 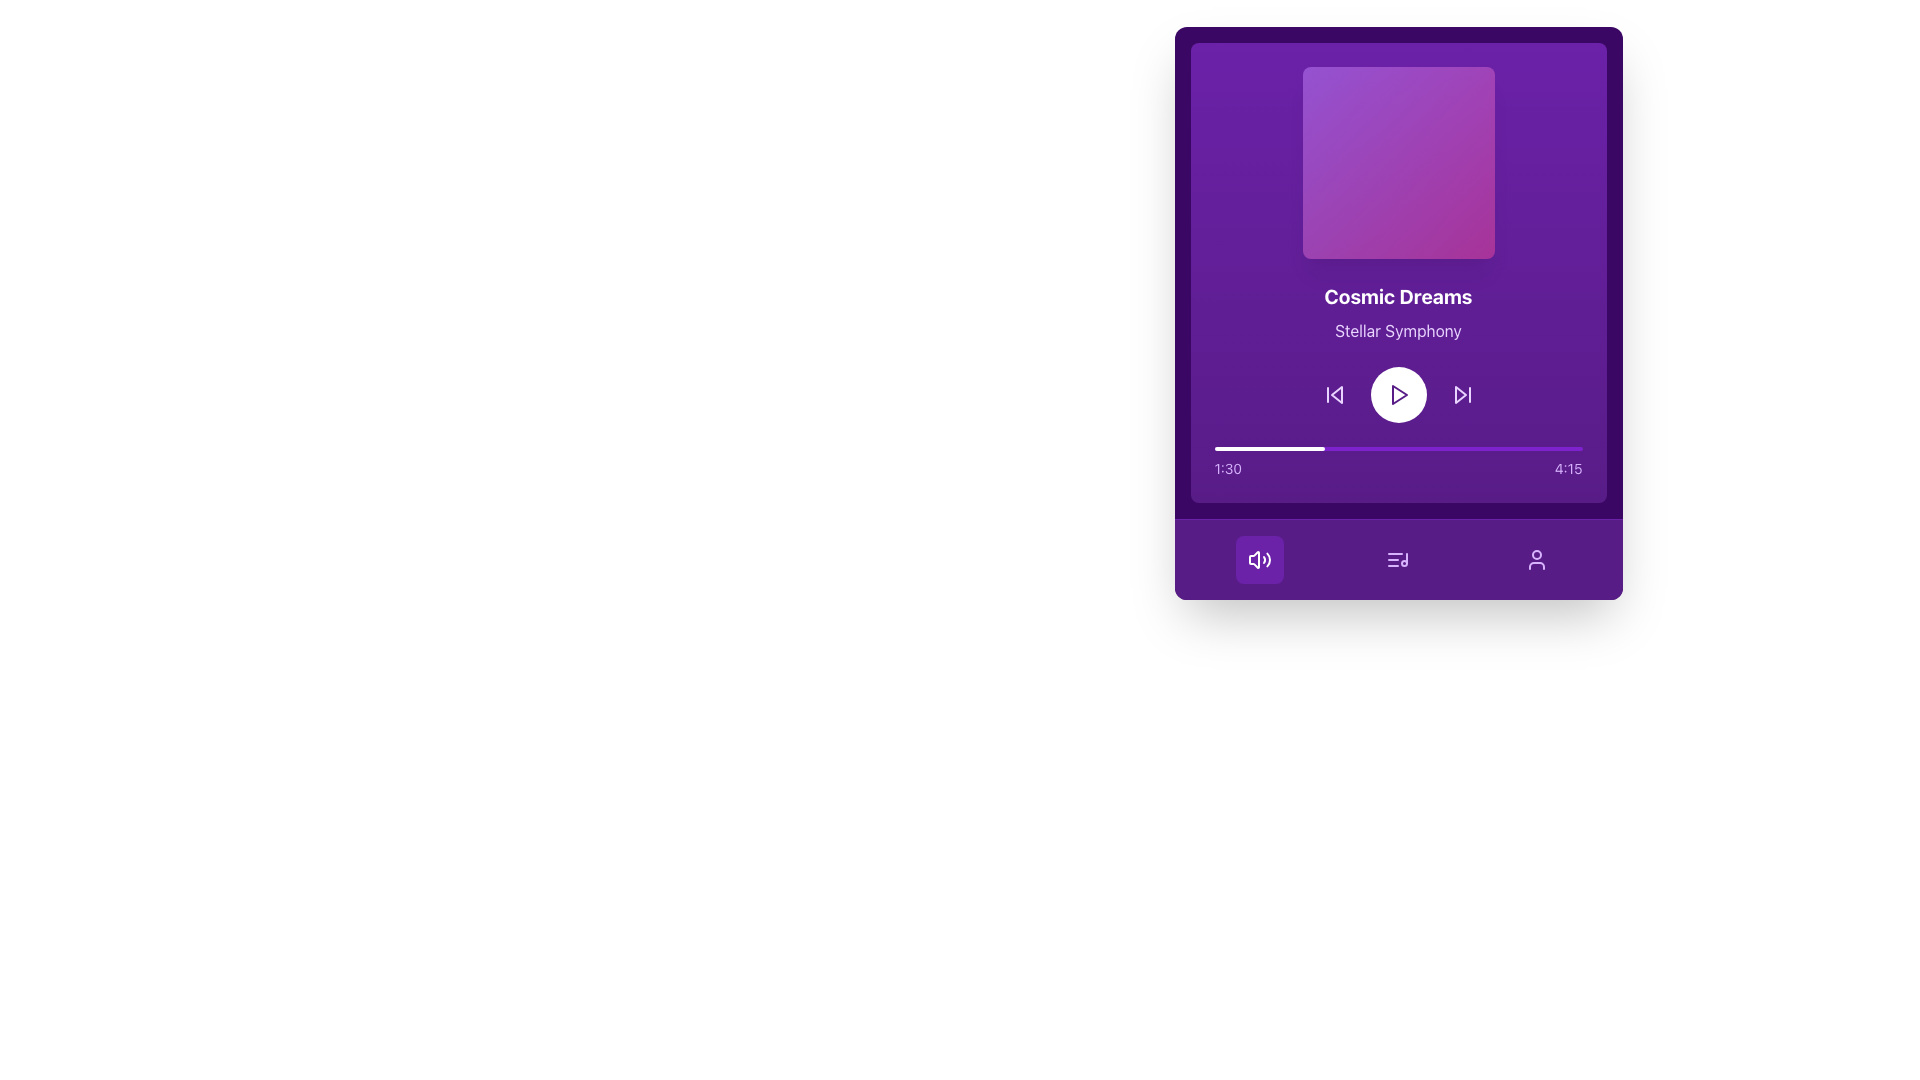 I want to click on the triangular 'play button' icon located centrally in the control area beneath the title and artist information to play or pause the media, so click(x=1398, y=394).